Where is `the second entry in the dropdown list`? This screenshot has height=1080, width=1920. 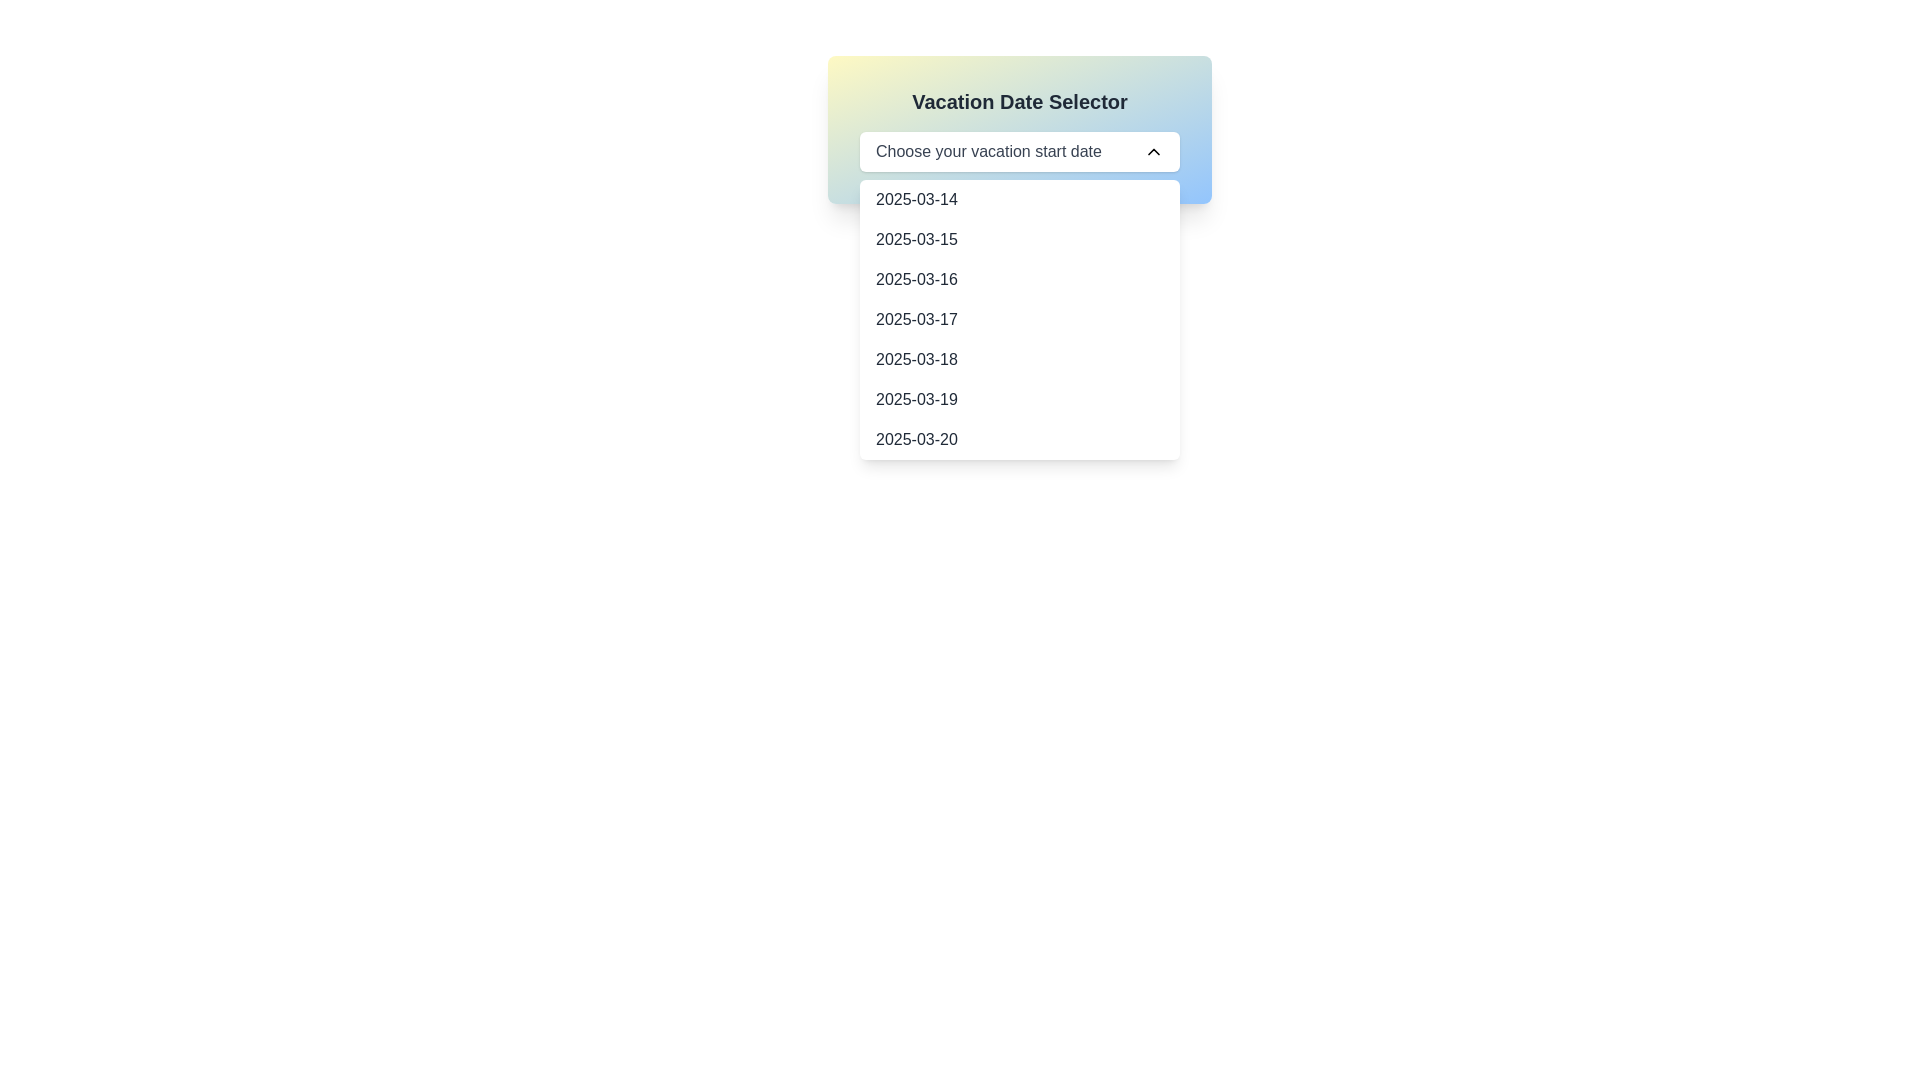
the second entry in the dropdown list is located at coordinates (915, 238).